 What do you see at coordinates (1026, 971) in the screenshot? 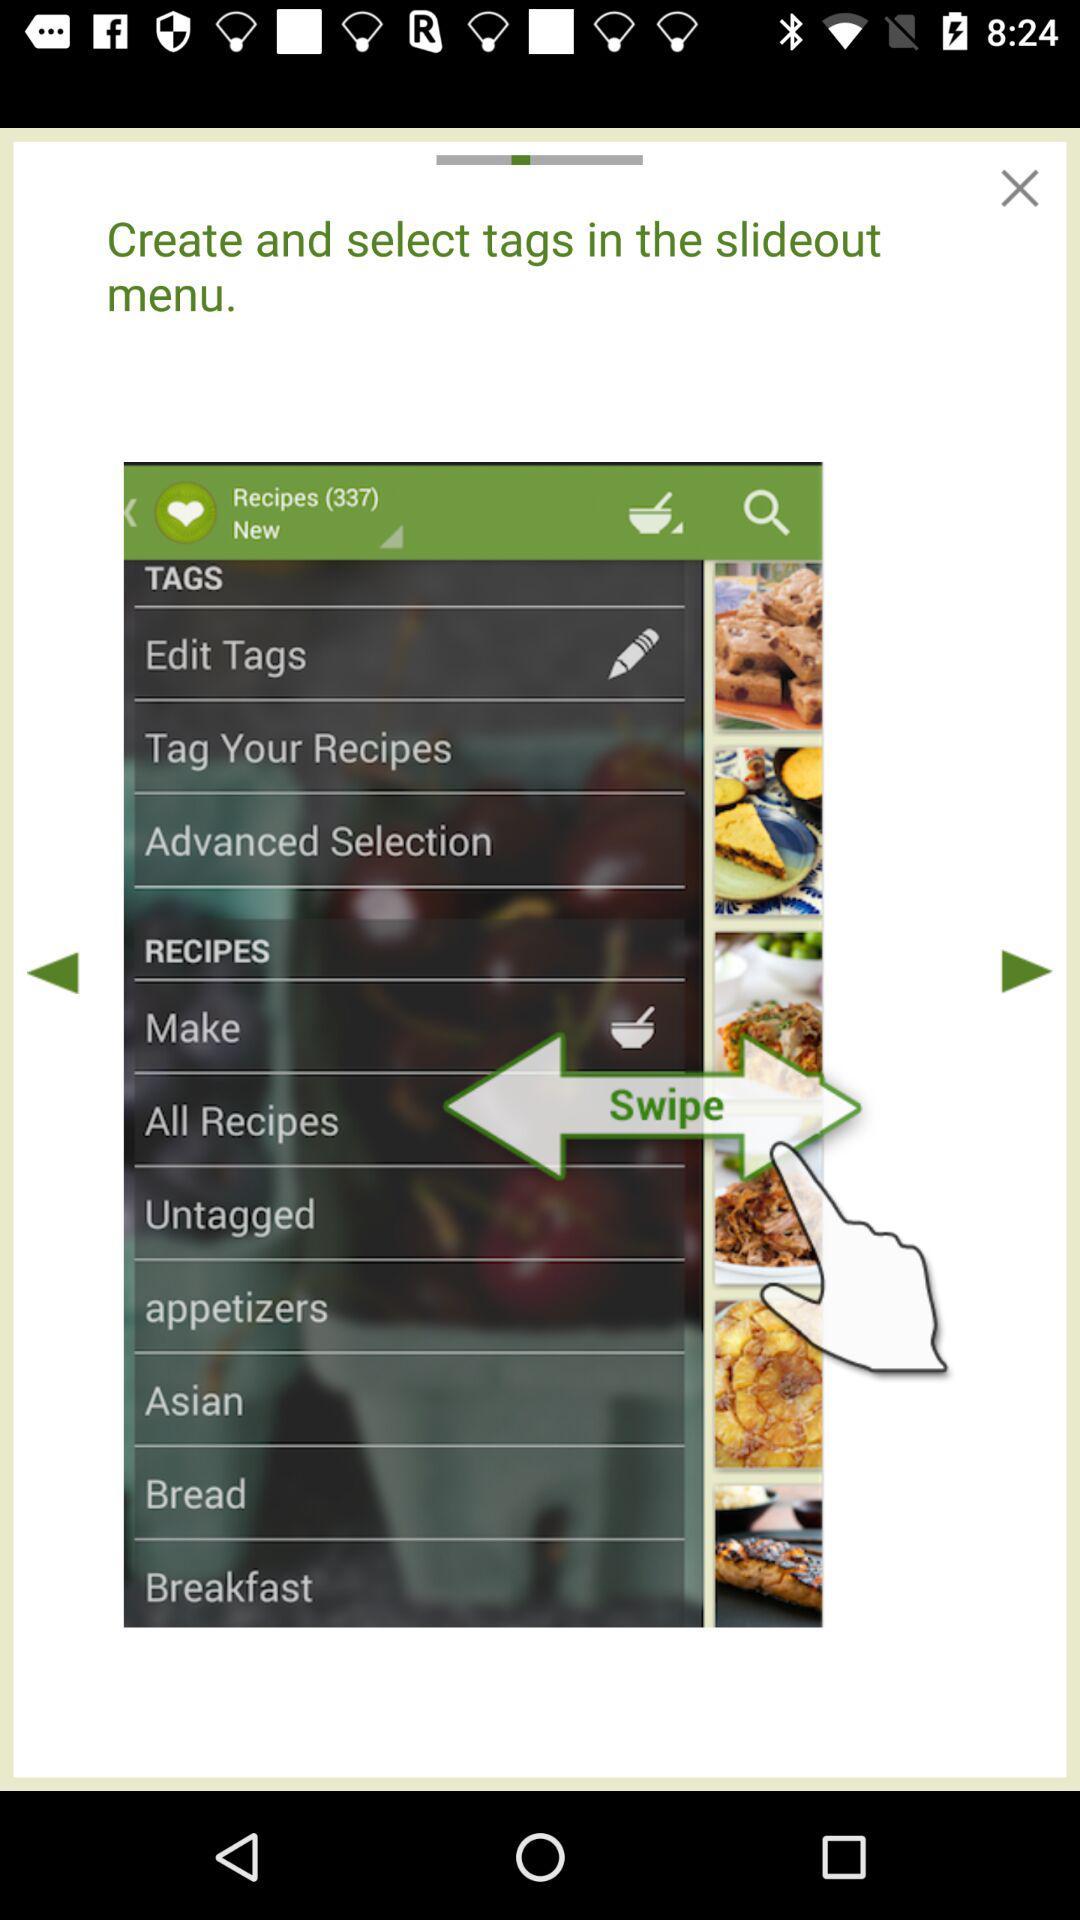
I see `play` at bounding box center [1026, 971].